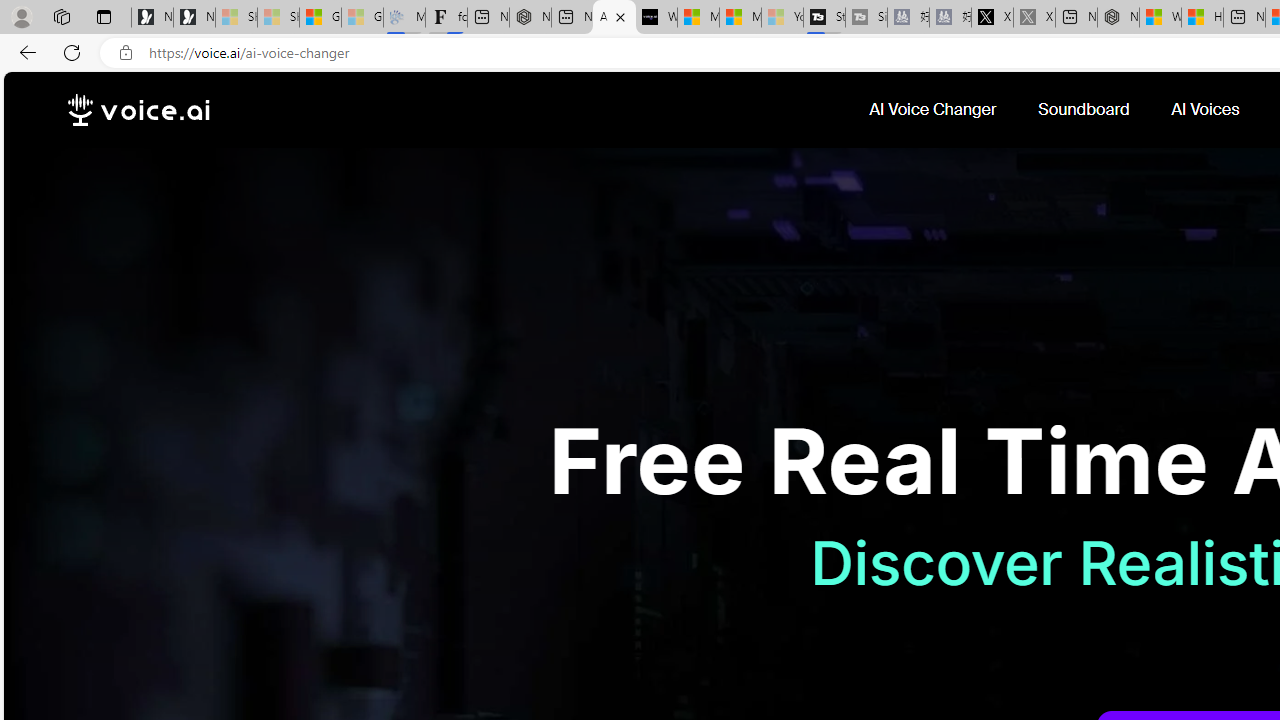  What do you see at coordinates (934, 109) in the screenshot?
I see `'AI Voice Changer '` at bounding box center [934, 109].